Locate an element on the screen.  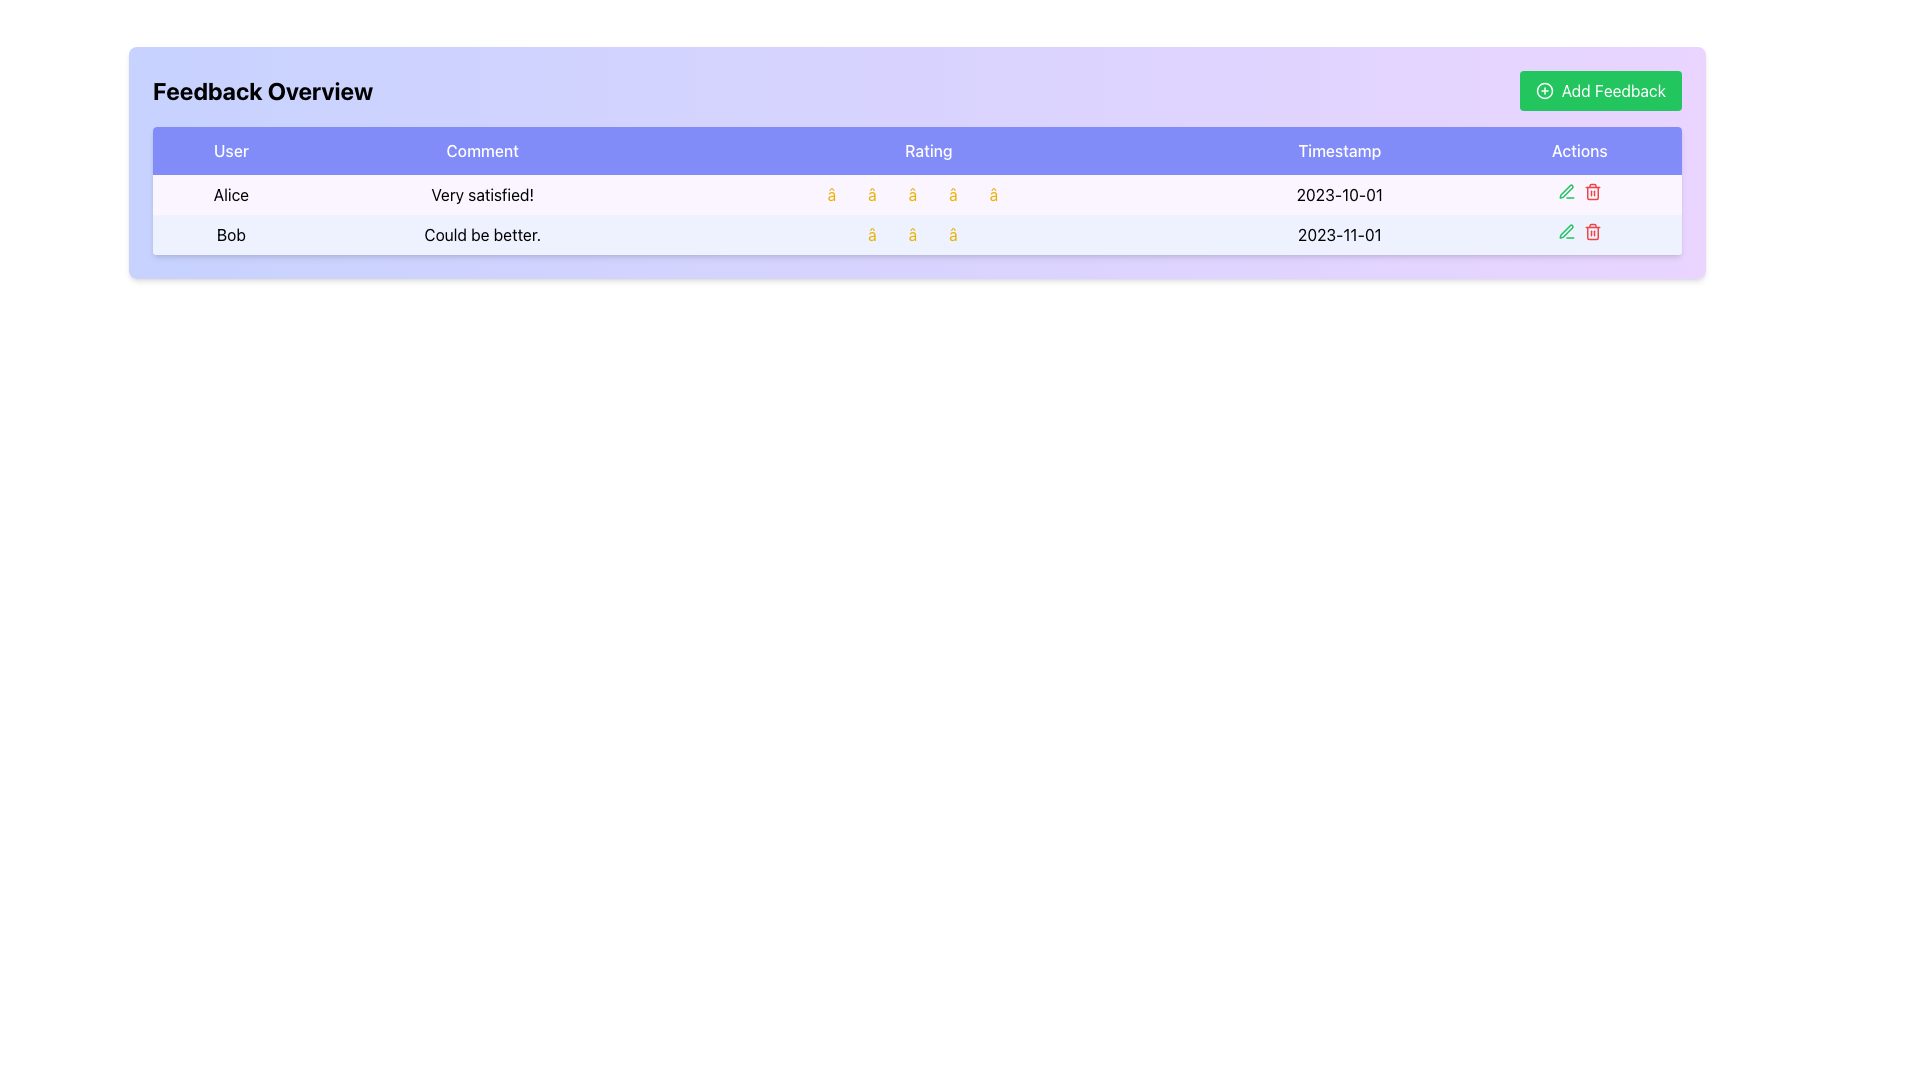
the green 'Add Feedback' button in the top-right corner of the interface that contains the circular icon with a plus sign is located at coordinates (1543, 91).